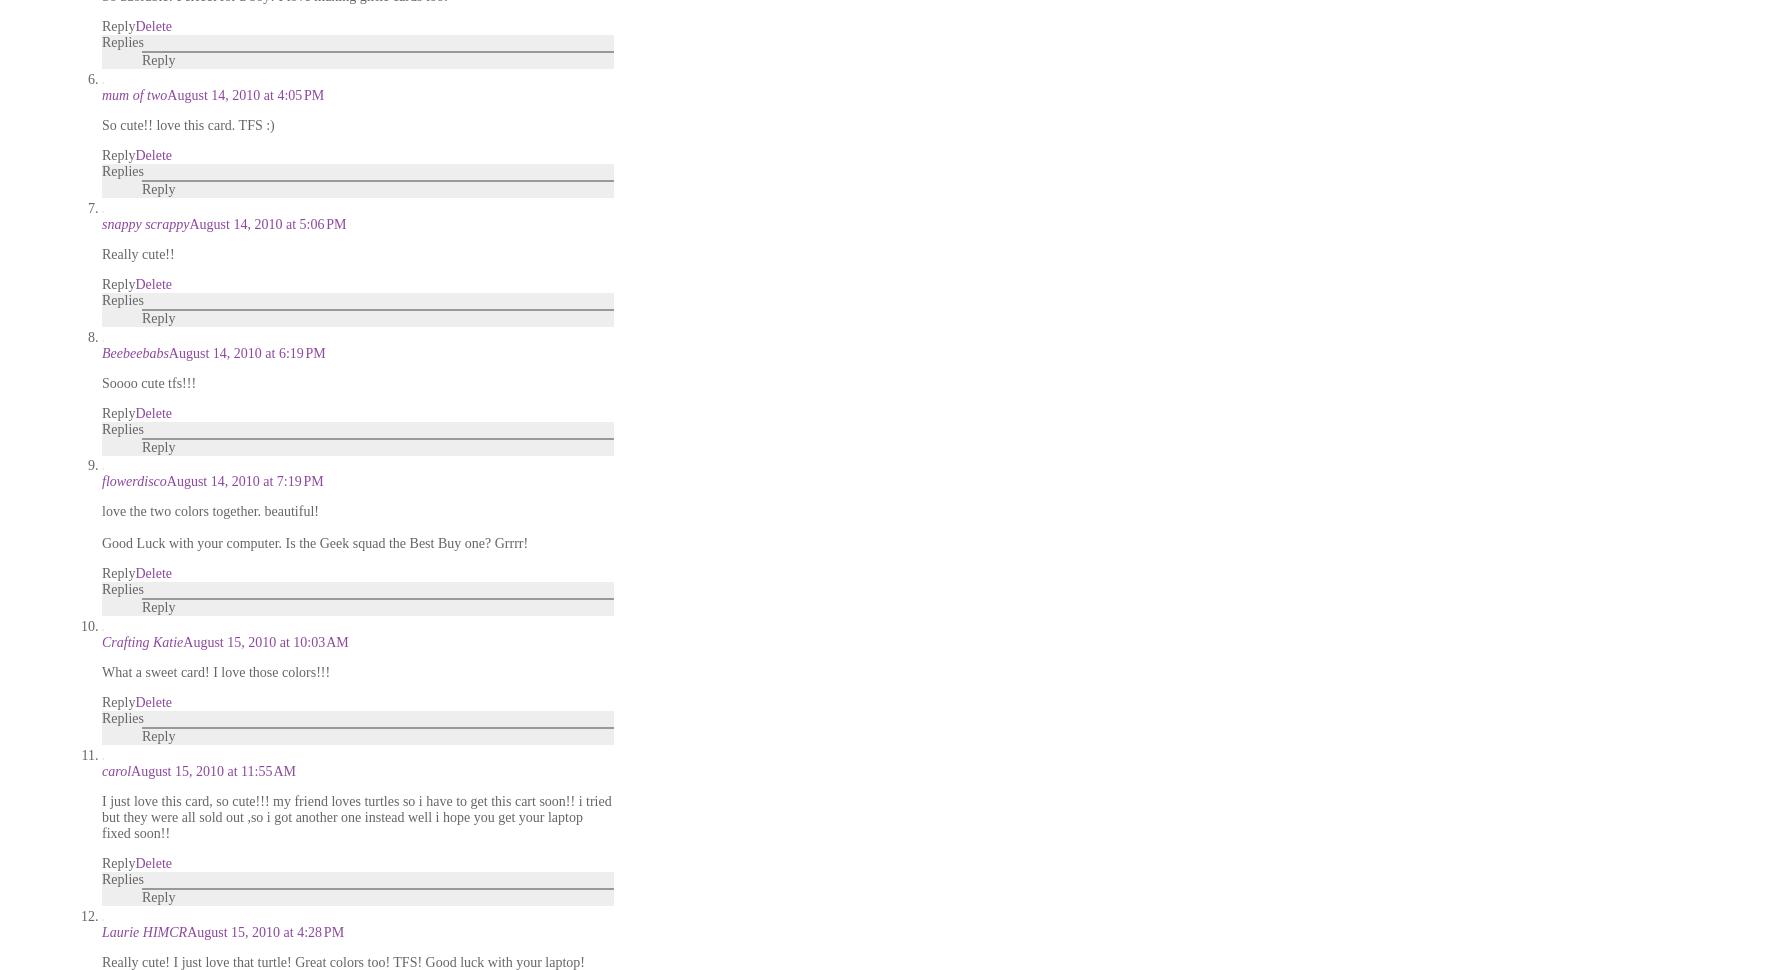 The image size is (1770, 970). Describe the element at coordinates (143, 930) in the screenshot. I see `'Laurie HIMCR'` at that location.